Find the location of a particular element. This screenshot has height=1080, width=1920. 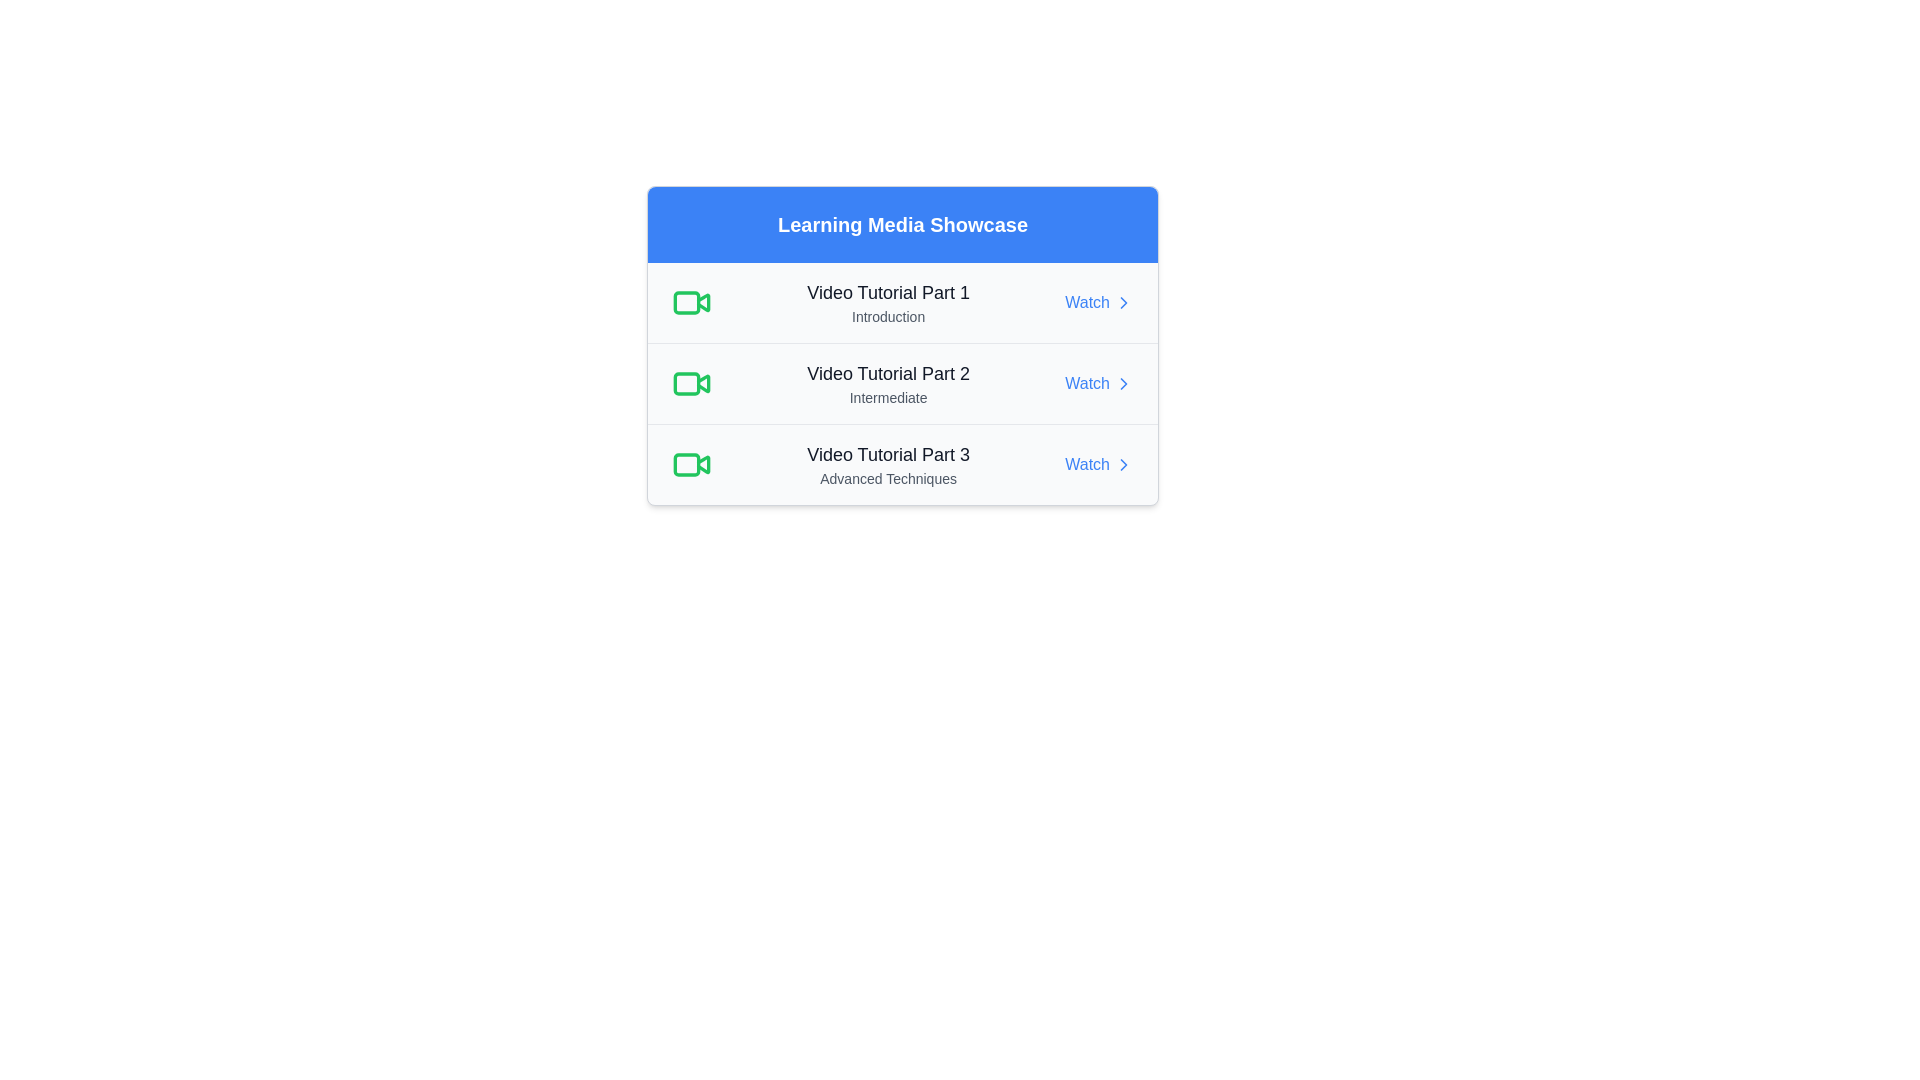

the inner rectangle of the green video recorder icon, which is the second in a vertical list of three under 'Learning Media Showcase' is located at coordinates (686, 384).